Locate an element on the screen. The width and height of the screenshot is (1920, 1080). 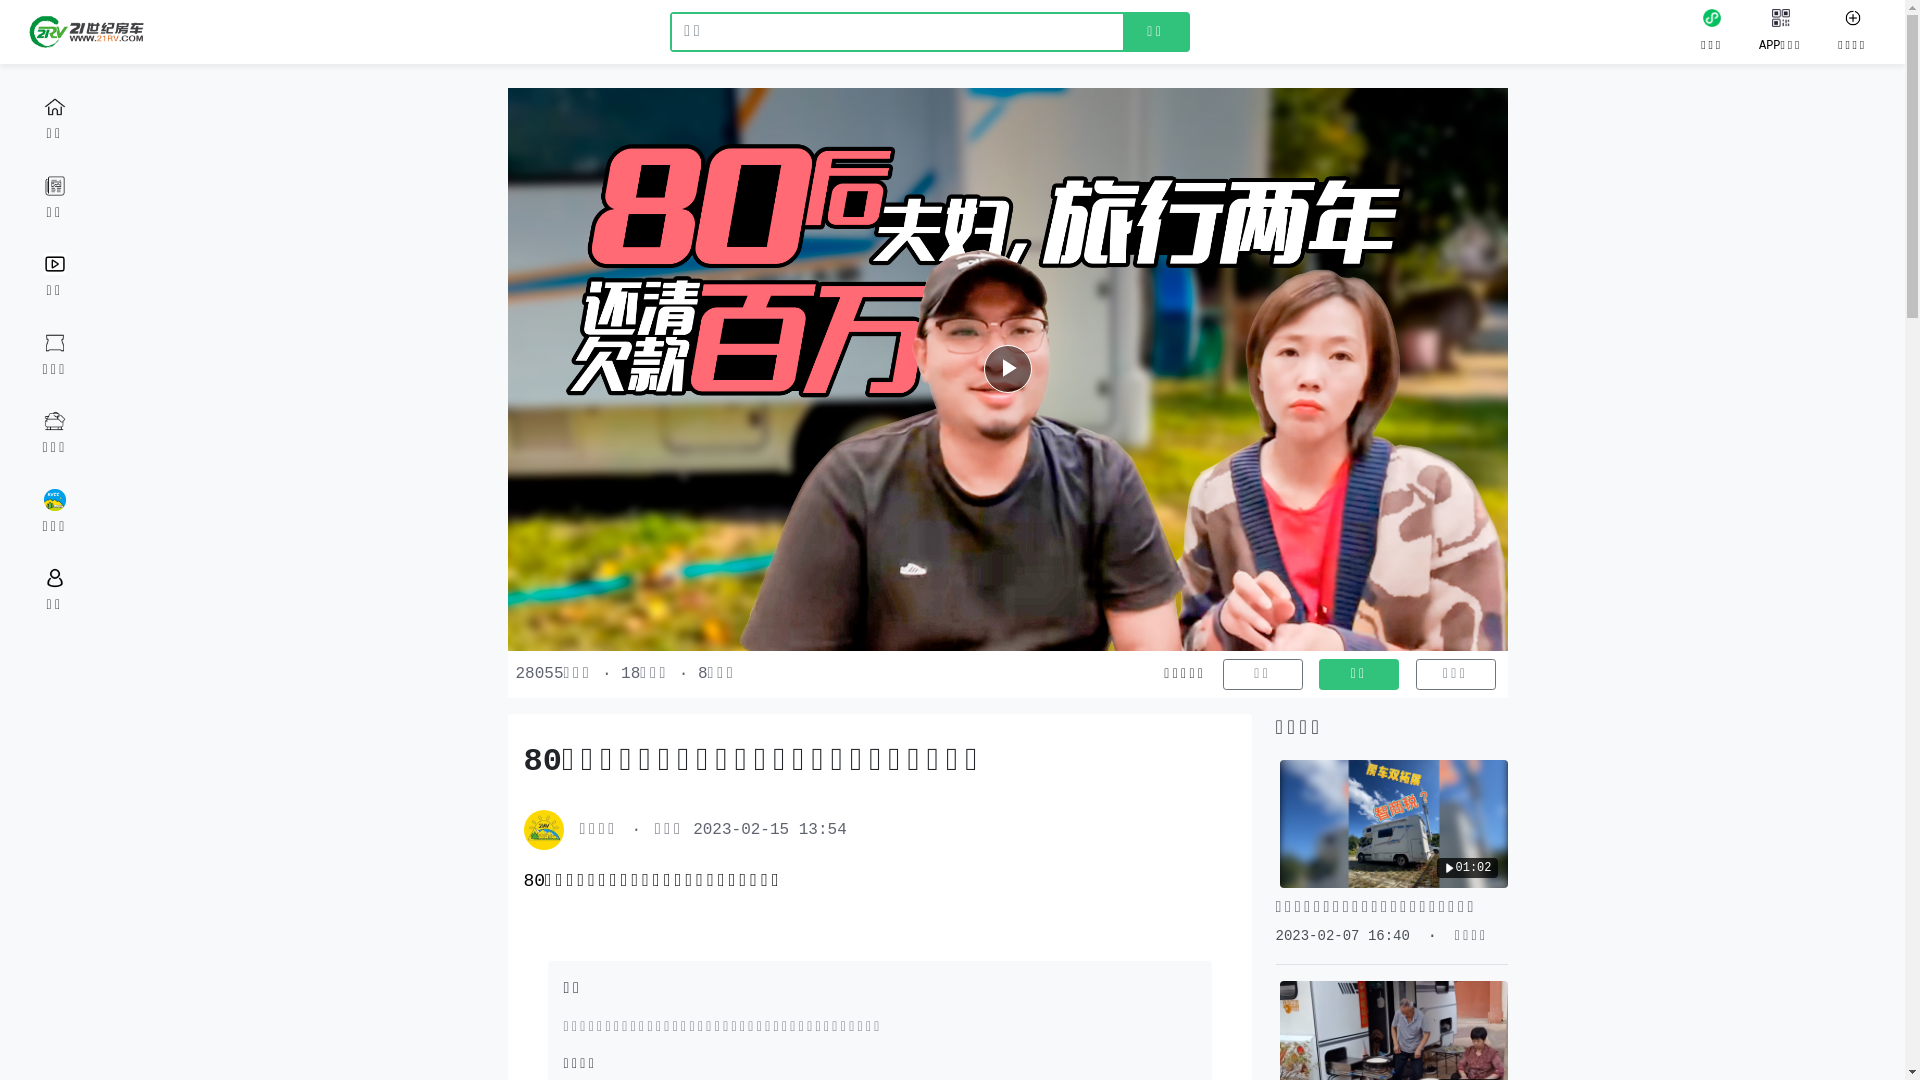
'Play Video' is located at coordinates (1008, 369).